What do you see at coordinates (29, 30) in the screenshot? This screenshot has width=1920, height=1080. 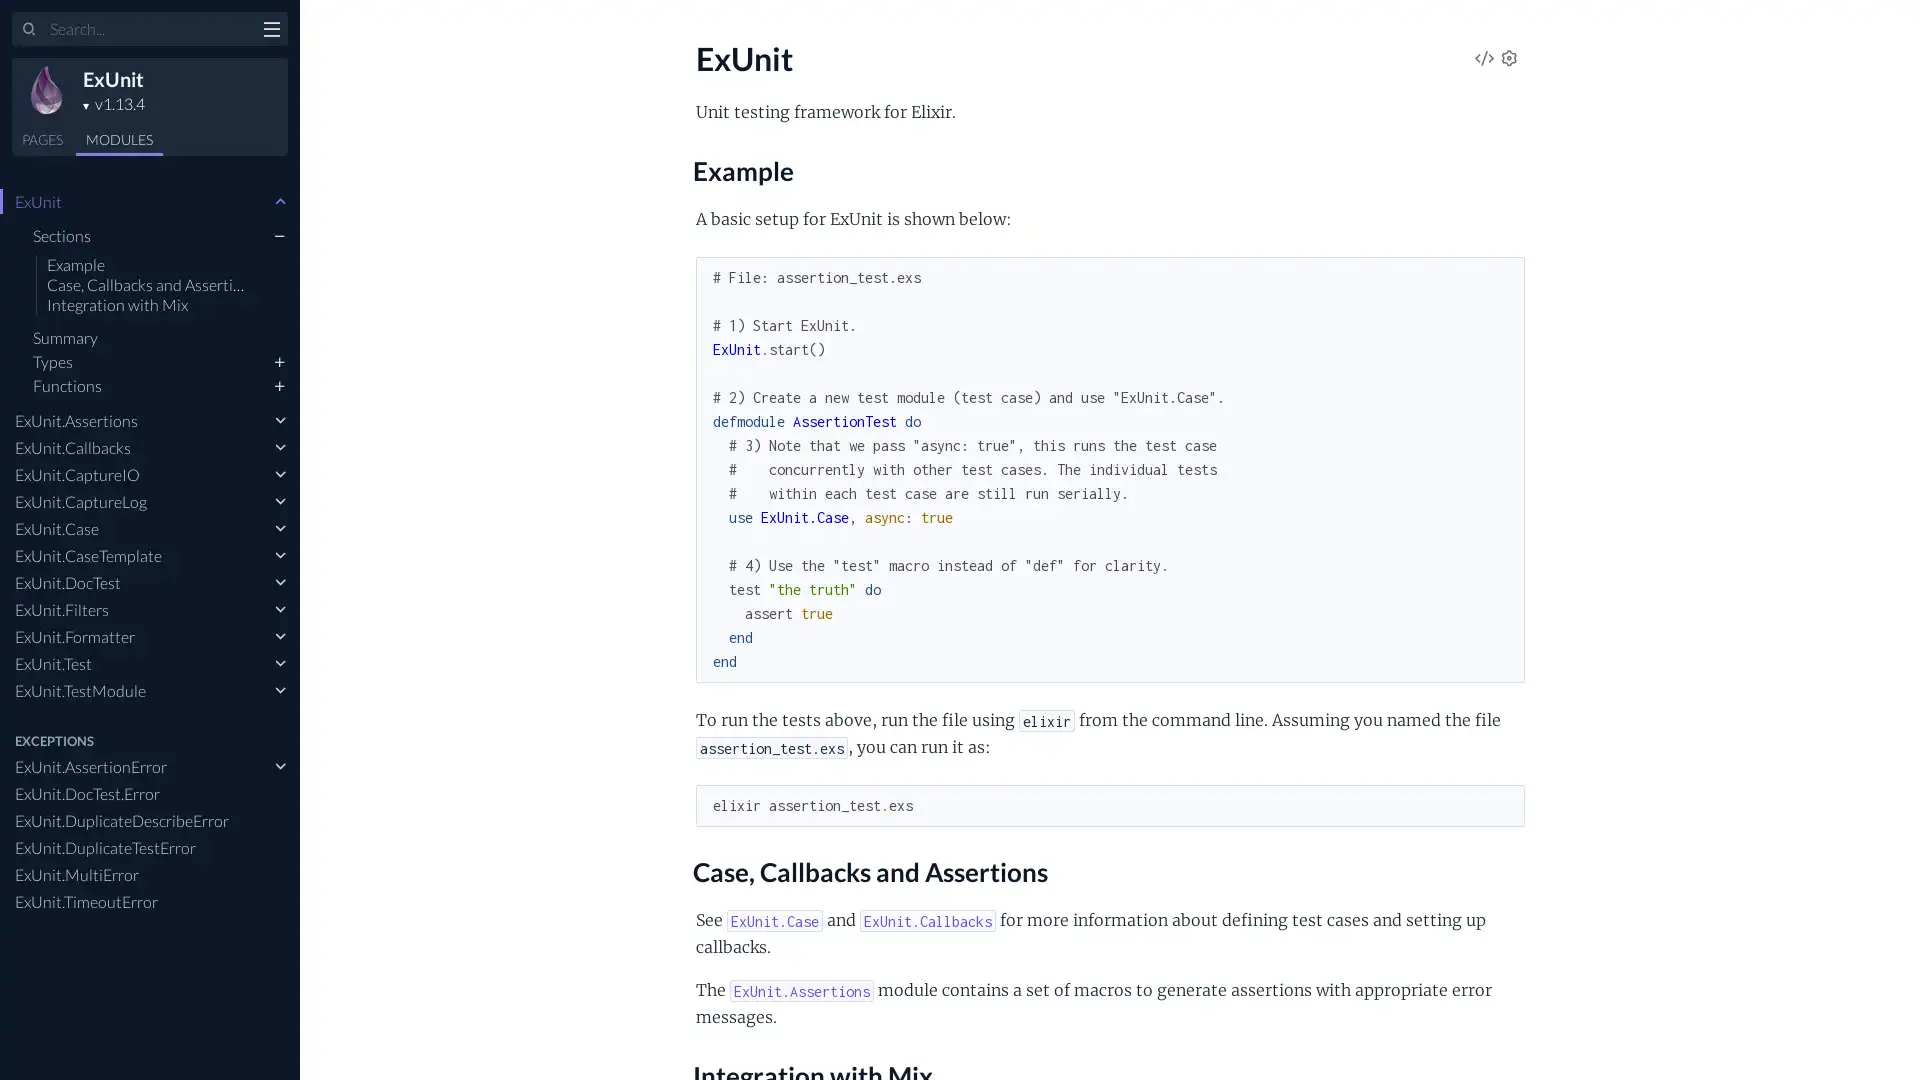 I see `Submit Search` at bounding box center [29, 30].